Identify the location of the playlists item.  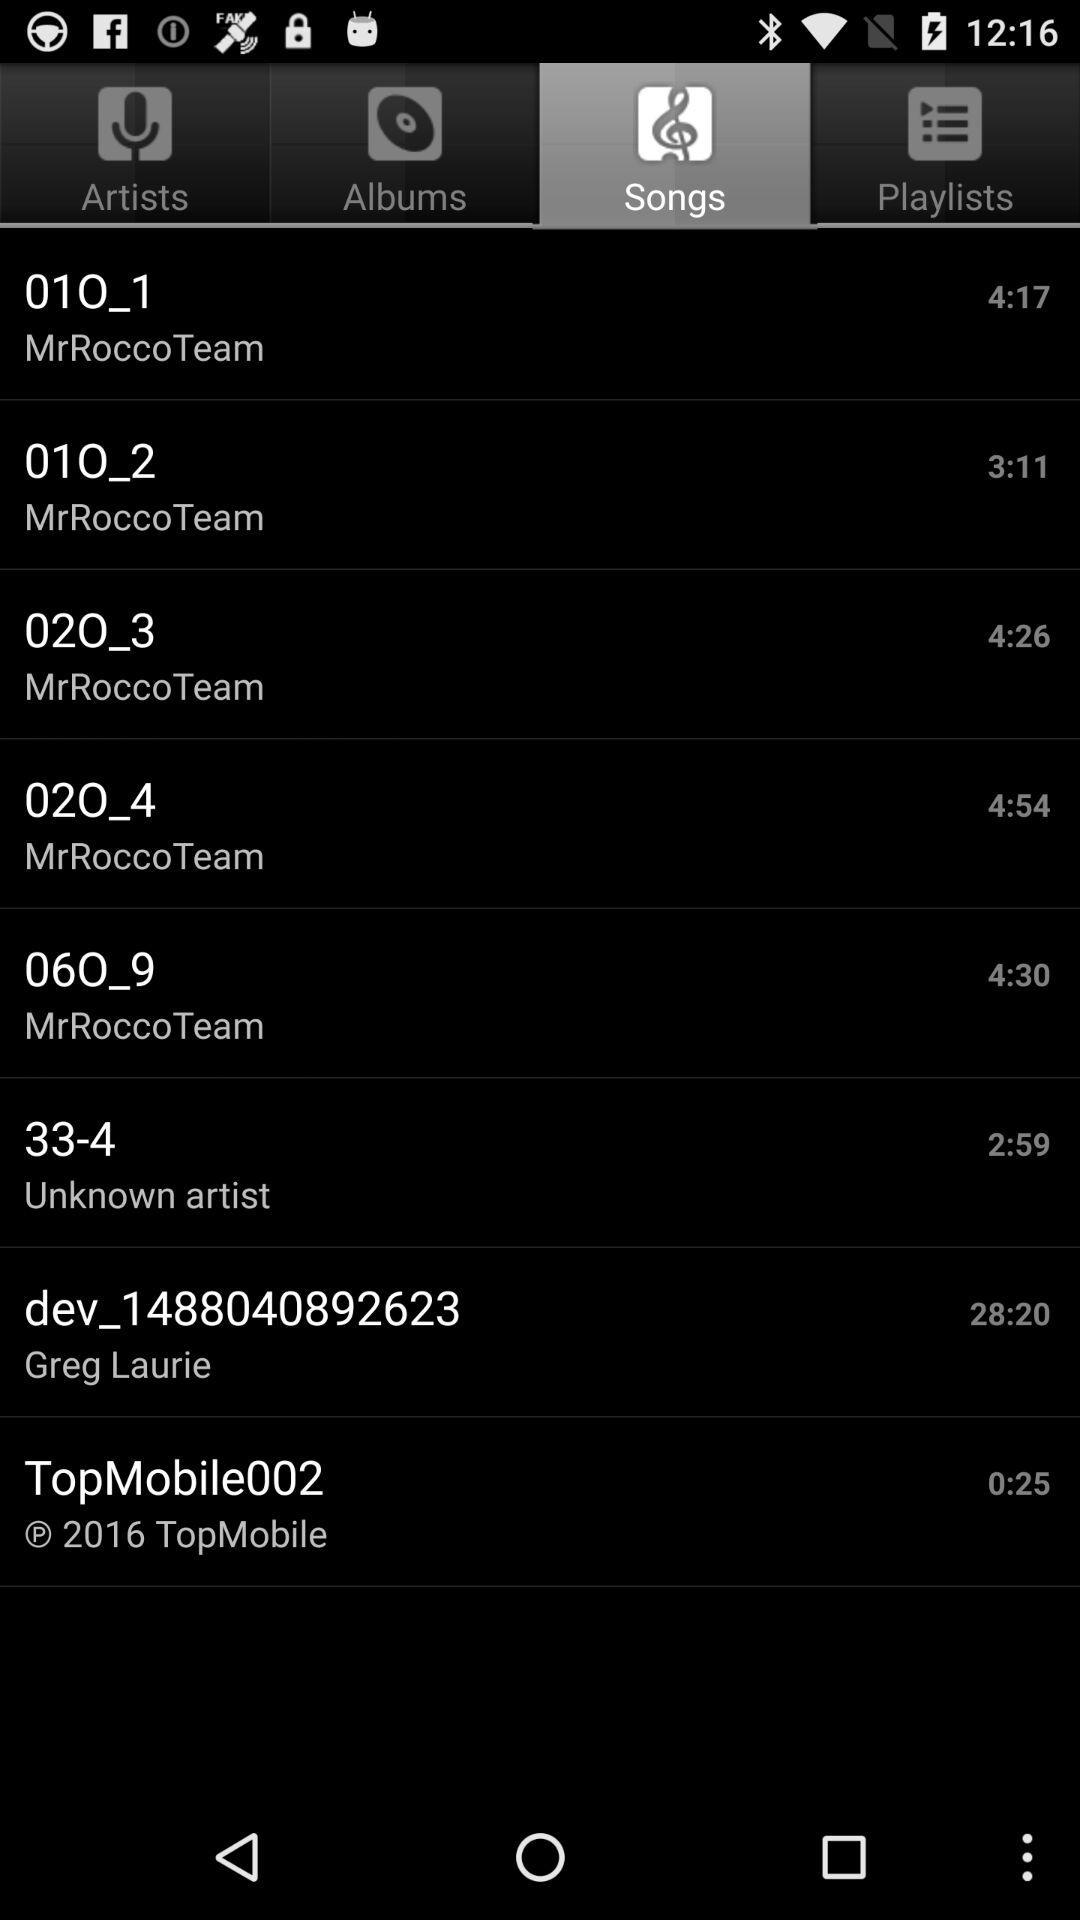
(941, 146).